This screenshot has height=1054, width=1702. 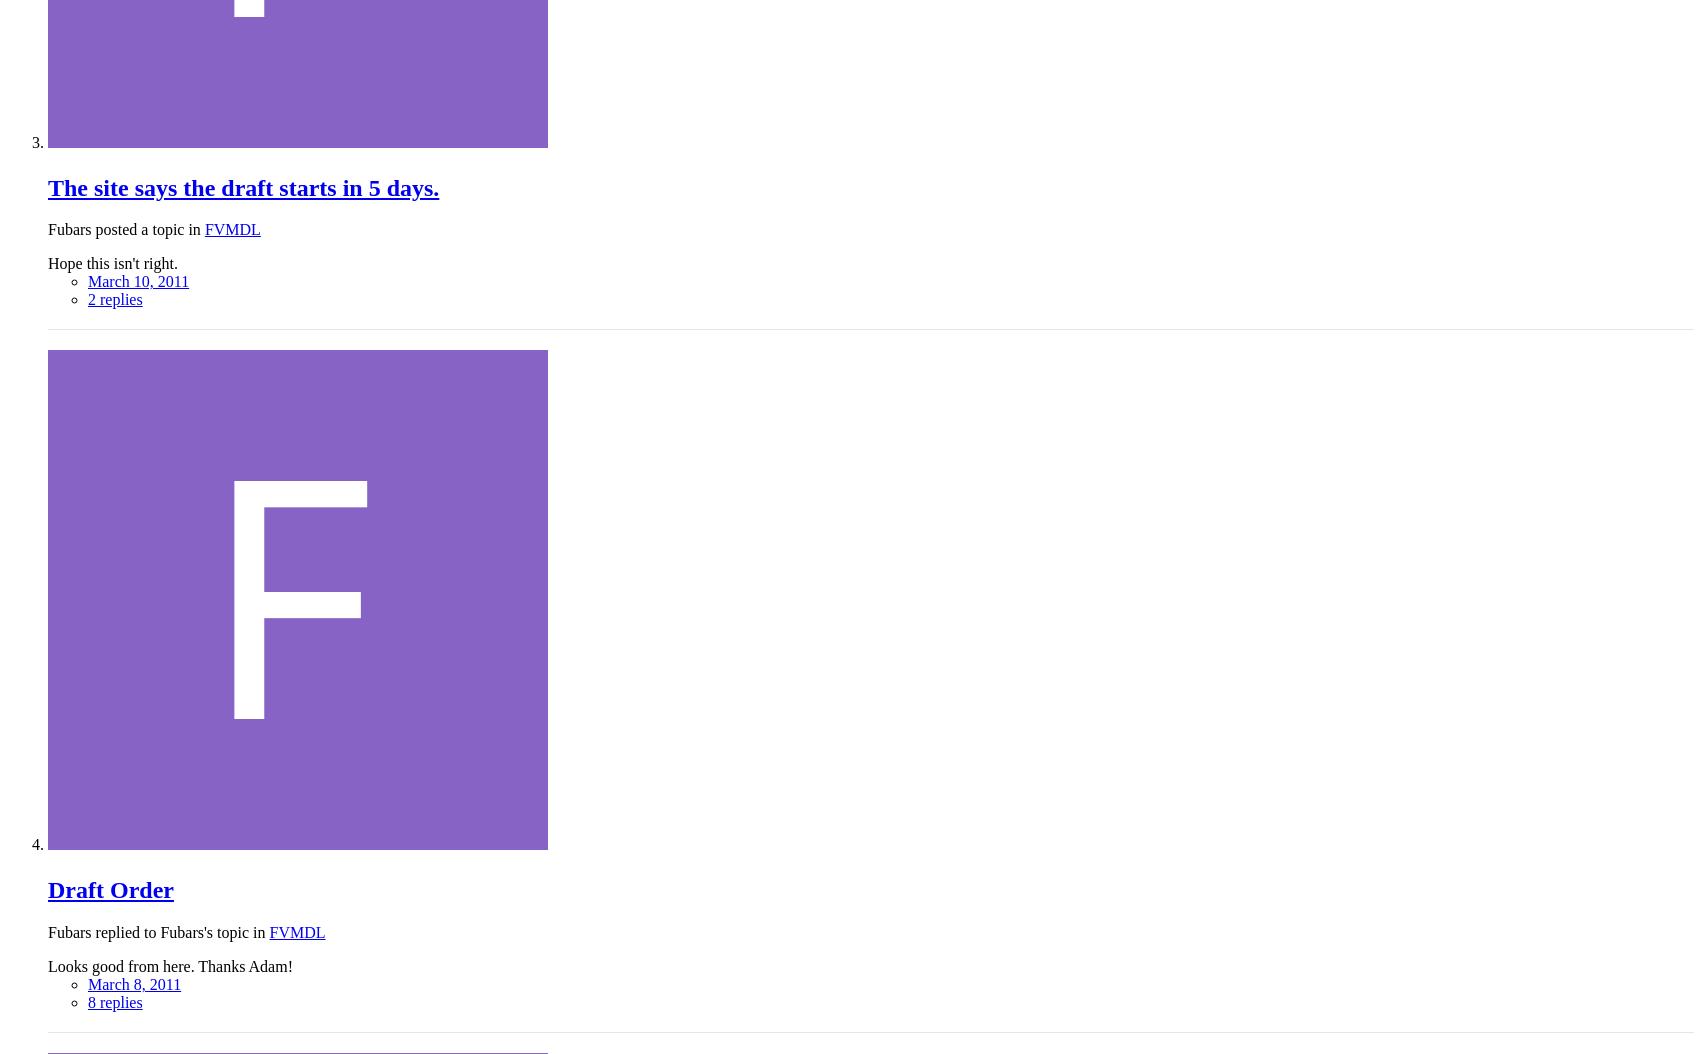 What do you see at coordinates (169, 966) in the screenshot?
I see `'Looks good from here.  Thanks Adam!'` at bounding box center [169, 966].